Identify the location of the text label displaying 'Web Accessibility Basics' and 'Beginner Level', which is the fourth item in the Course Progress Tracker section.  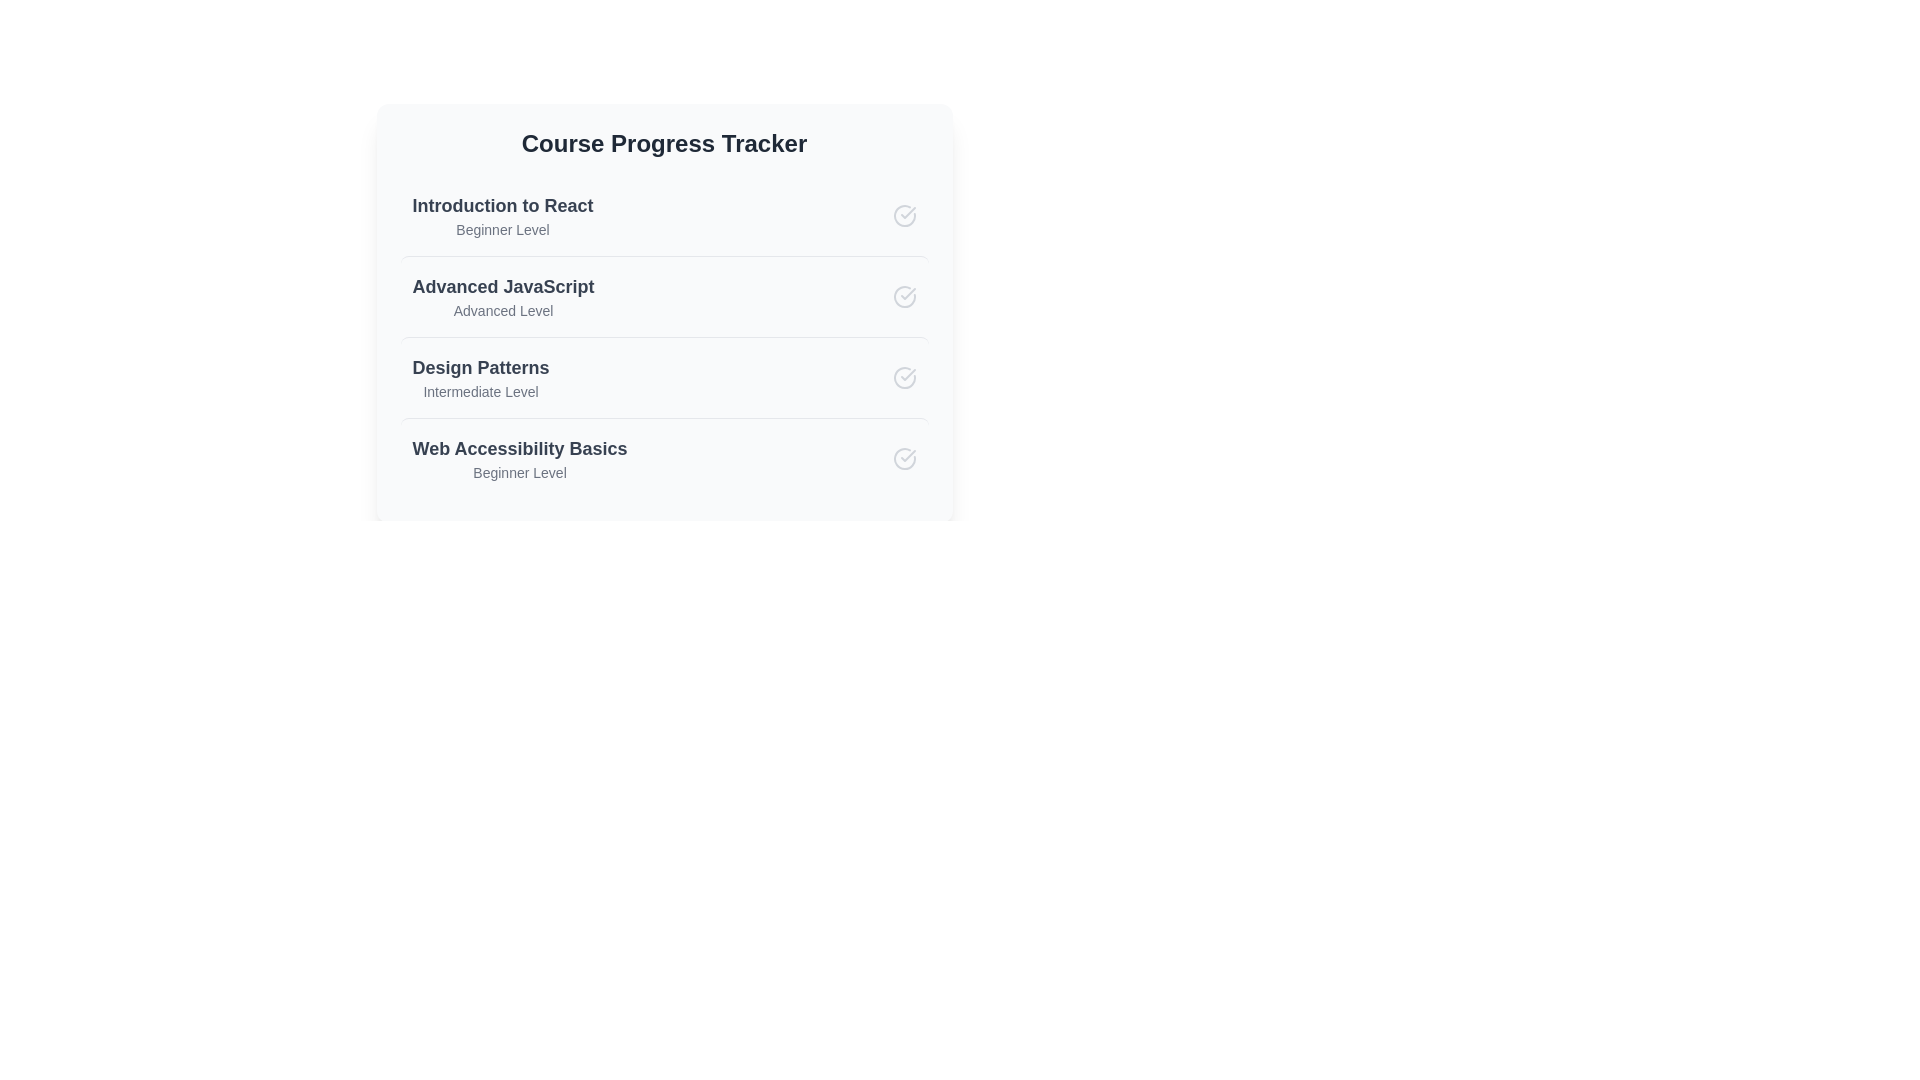
(520, 459).